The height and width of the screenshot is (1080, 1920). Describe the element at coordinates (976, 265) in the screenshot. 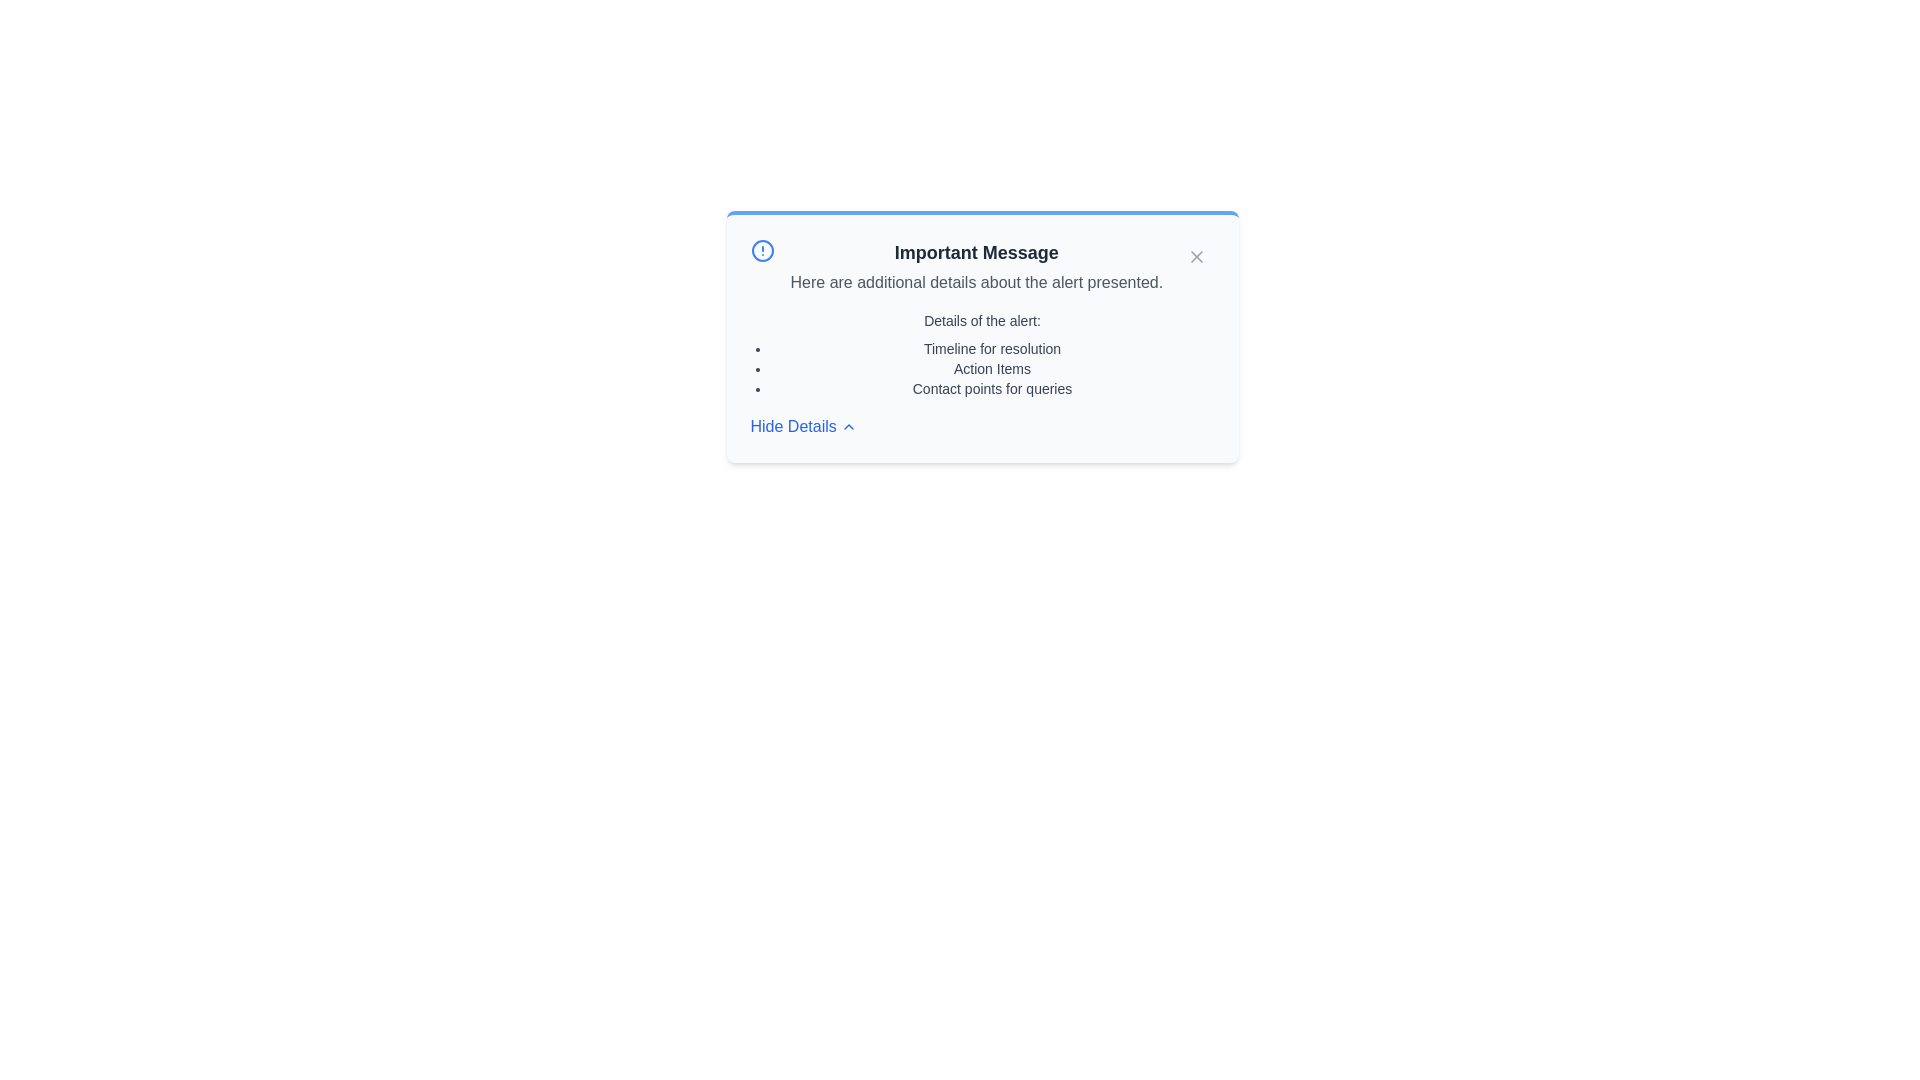

I see `important alert notification text block located at the center of the interface, to the right of the alert icon, containing a bold title and descriptive subtext` at that location.